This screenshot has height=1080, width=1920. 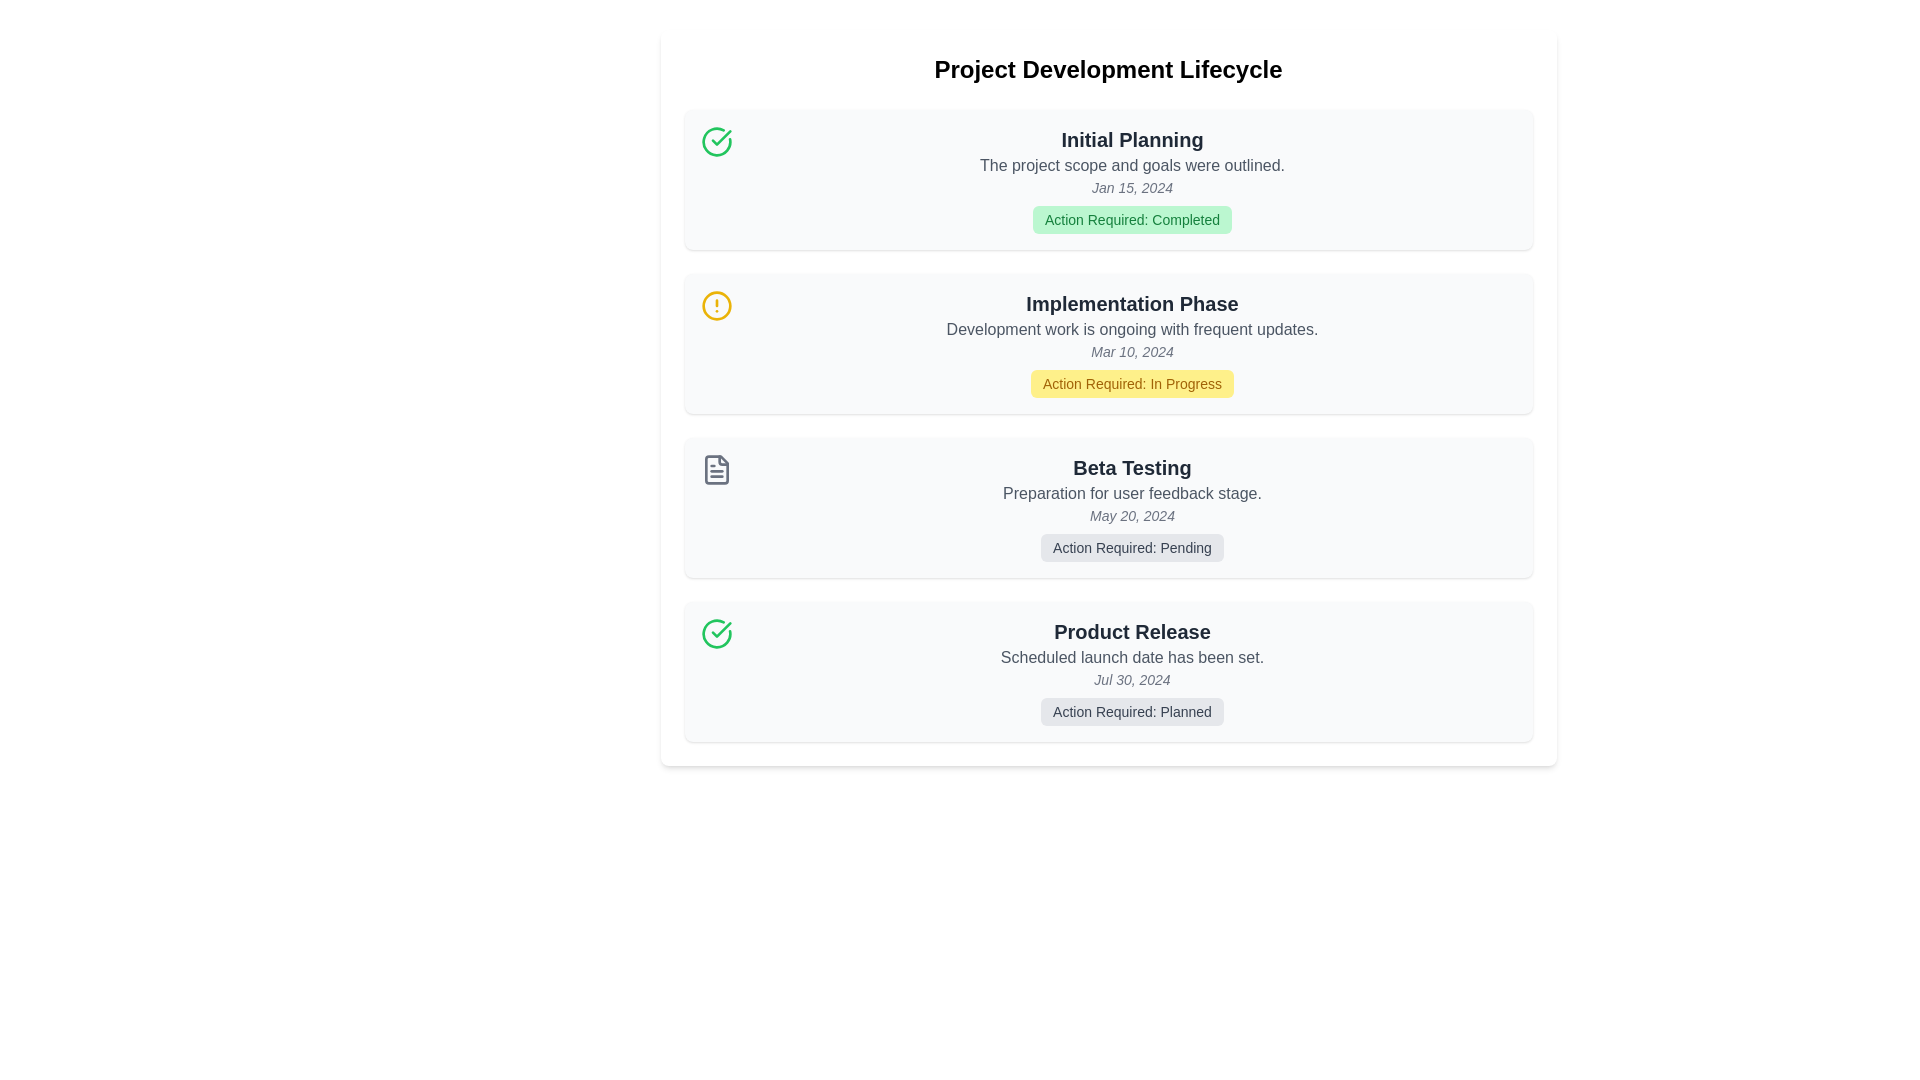 I want to click on the static label that displays the message 'Action Required: Planned.' located below 'Jul 30, 2024' in the 'Product Release' section, so click(x=1132, y=711).